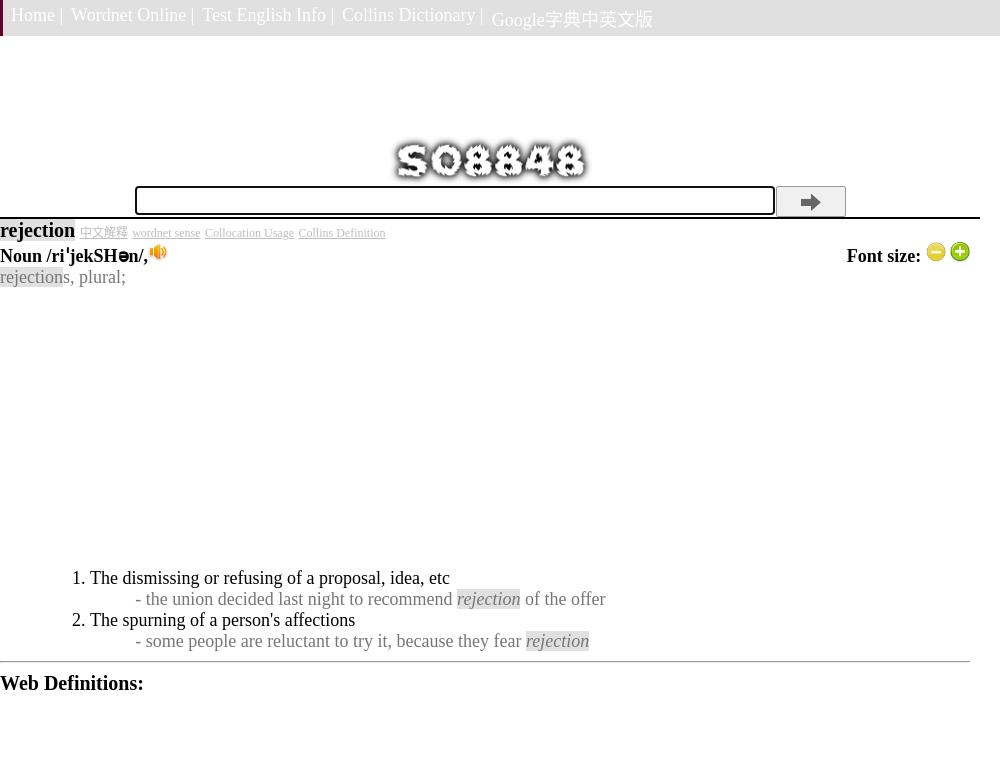 The height and width of the screenshot is (780, 1000). Describe the element at coordinates (132, 14) in the screenshot. I see `'Wordnet Online |'` at that location.